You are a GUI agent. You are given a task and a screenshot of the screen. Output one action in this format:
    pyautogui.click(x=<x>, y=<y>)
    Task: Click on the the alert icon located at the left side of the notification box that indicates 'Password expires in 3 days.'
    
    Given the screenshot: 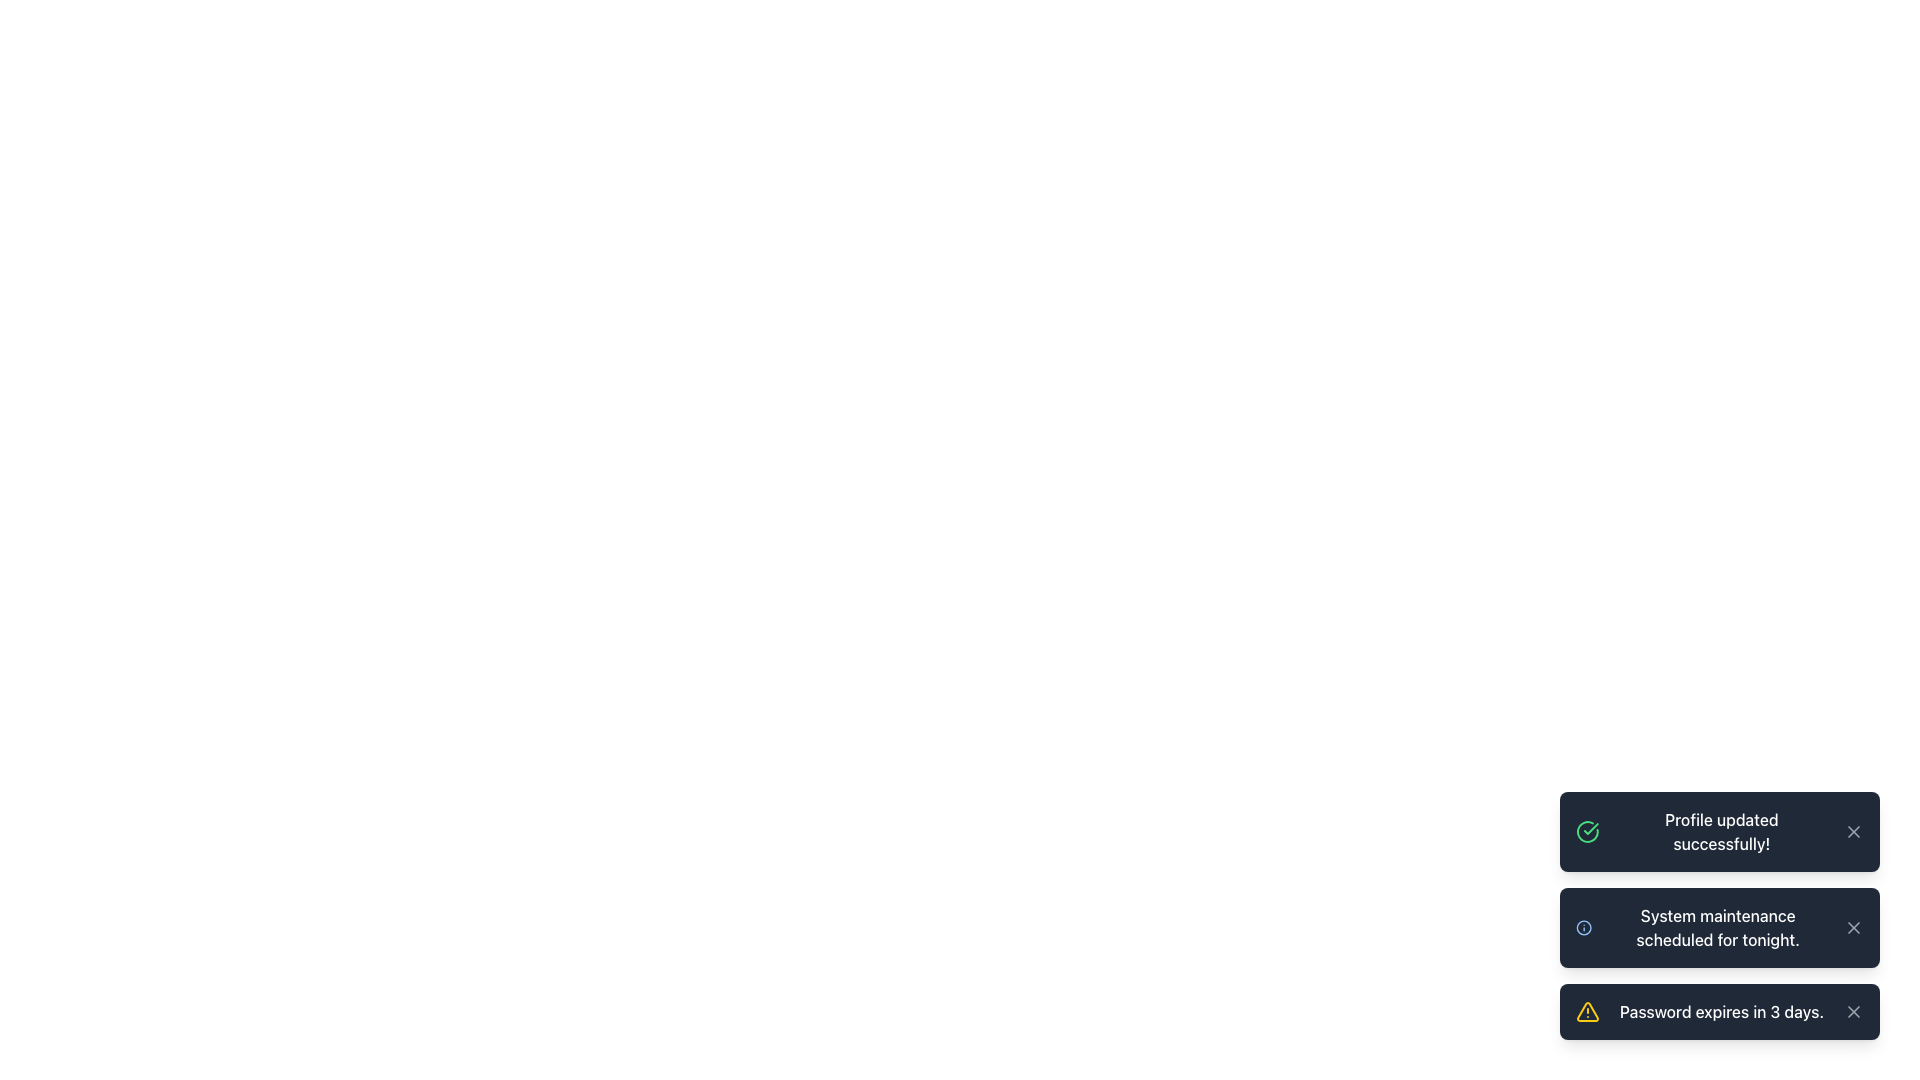 What is the action you would take?
    pyautogui.click(x=1587, y=1011)
    